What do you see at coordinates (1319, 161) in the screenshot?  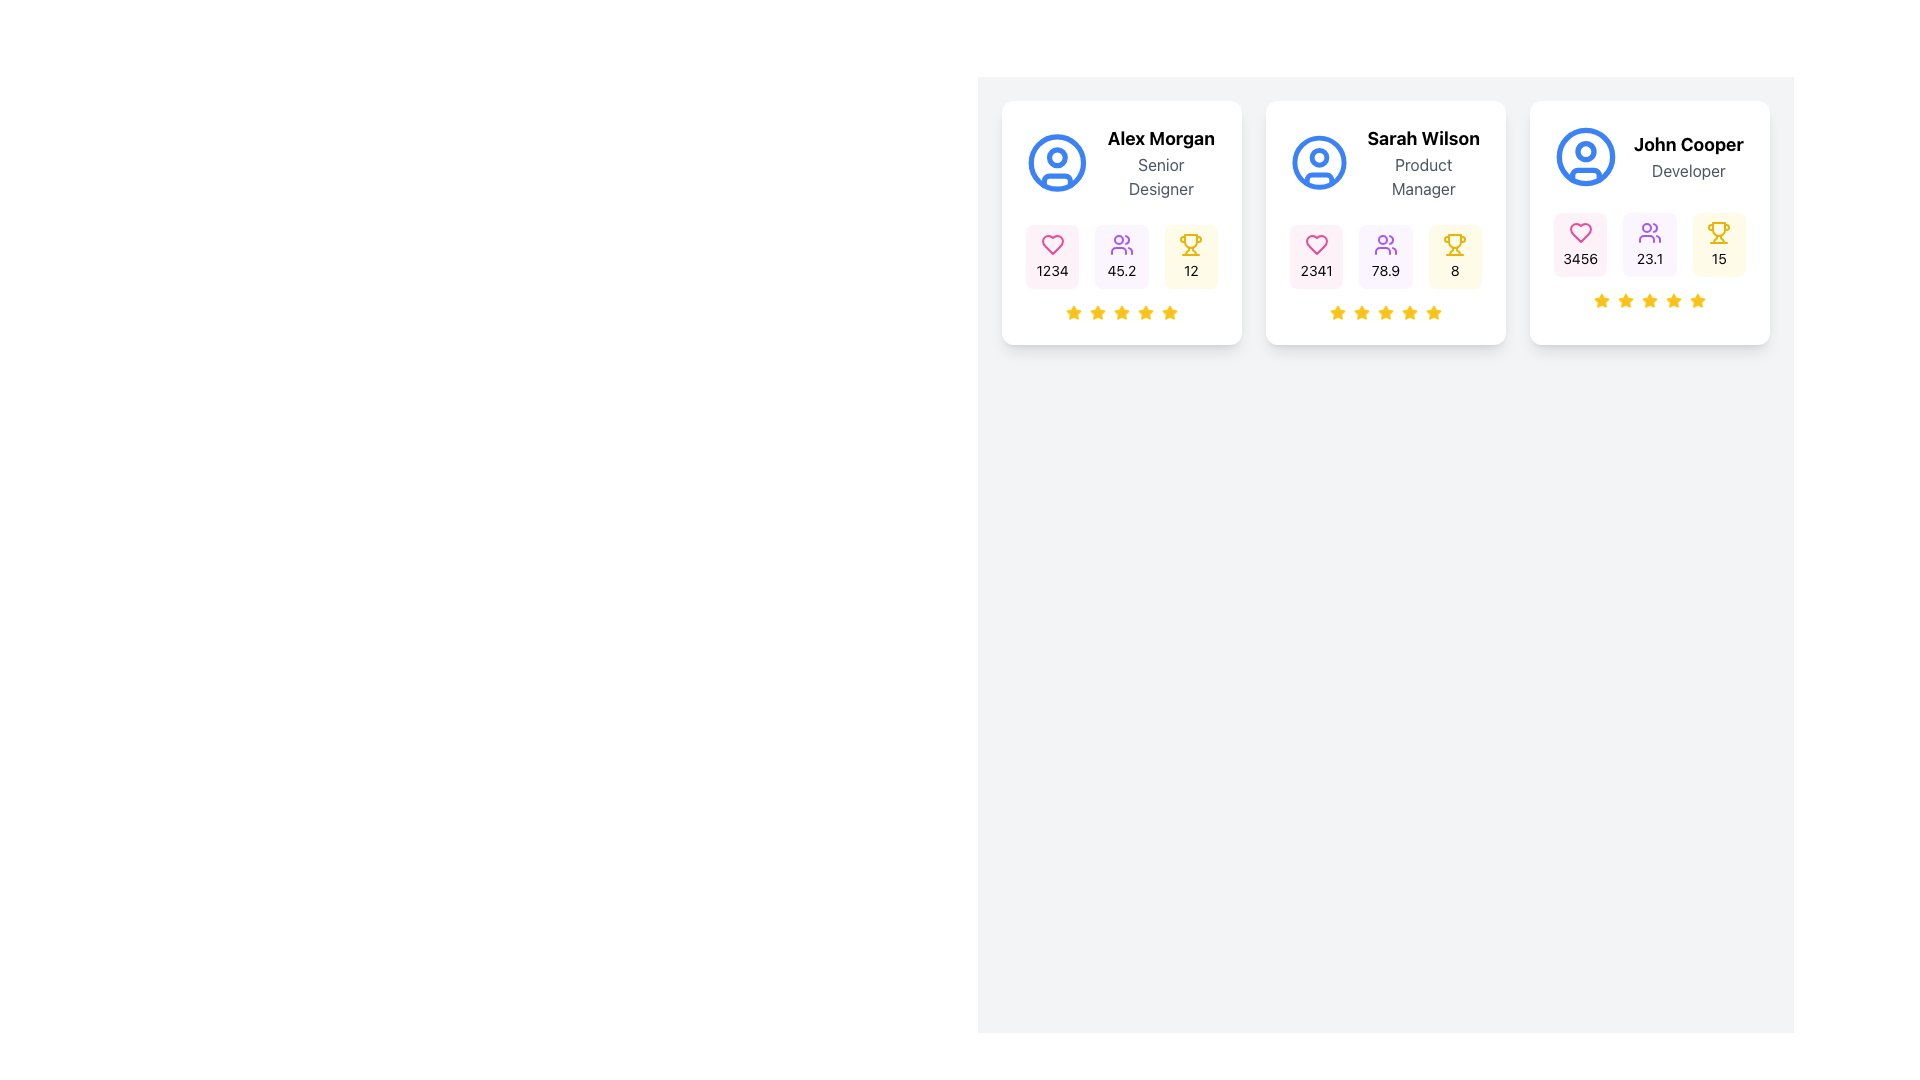 I see `the profile picture icon located at the top of Sarah Wilson's user card, which represents the user's avatar` at bounding box center [1319, 161].